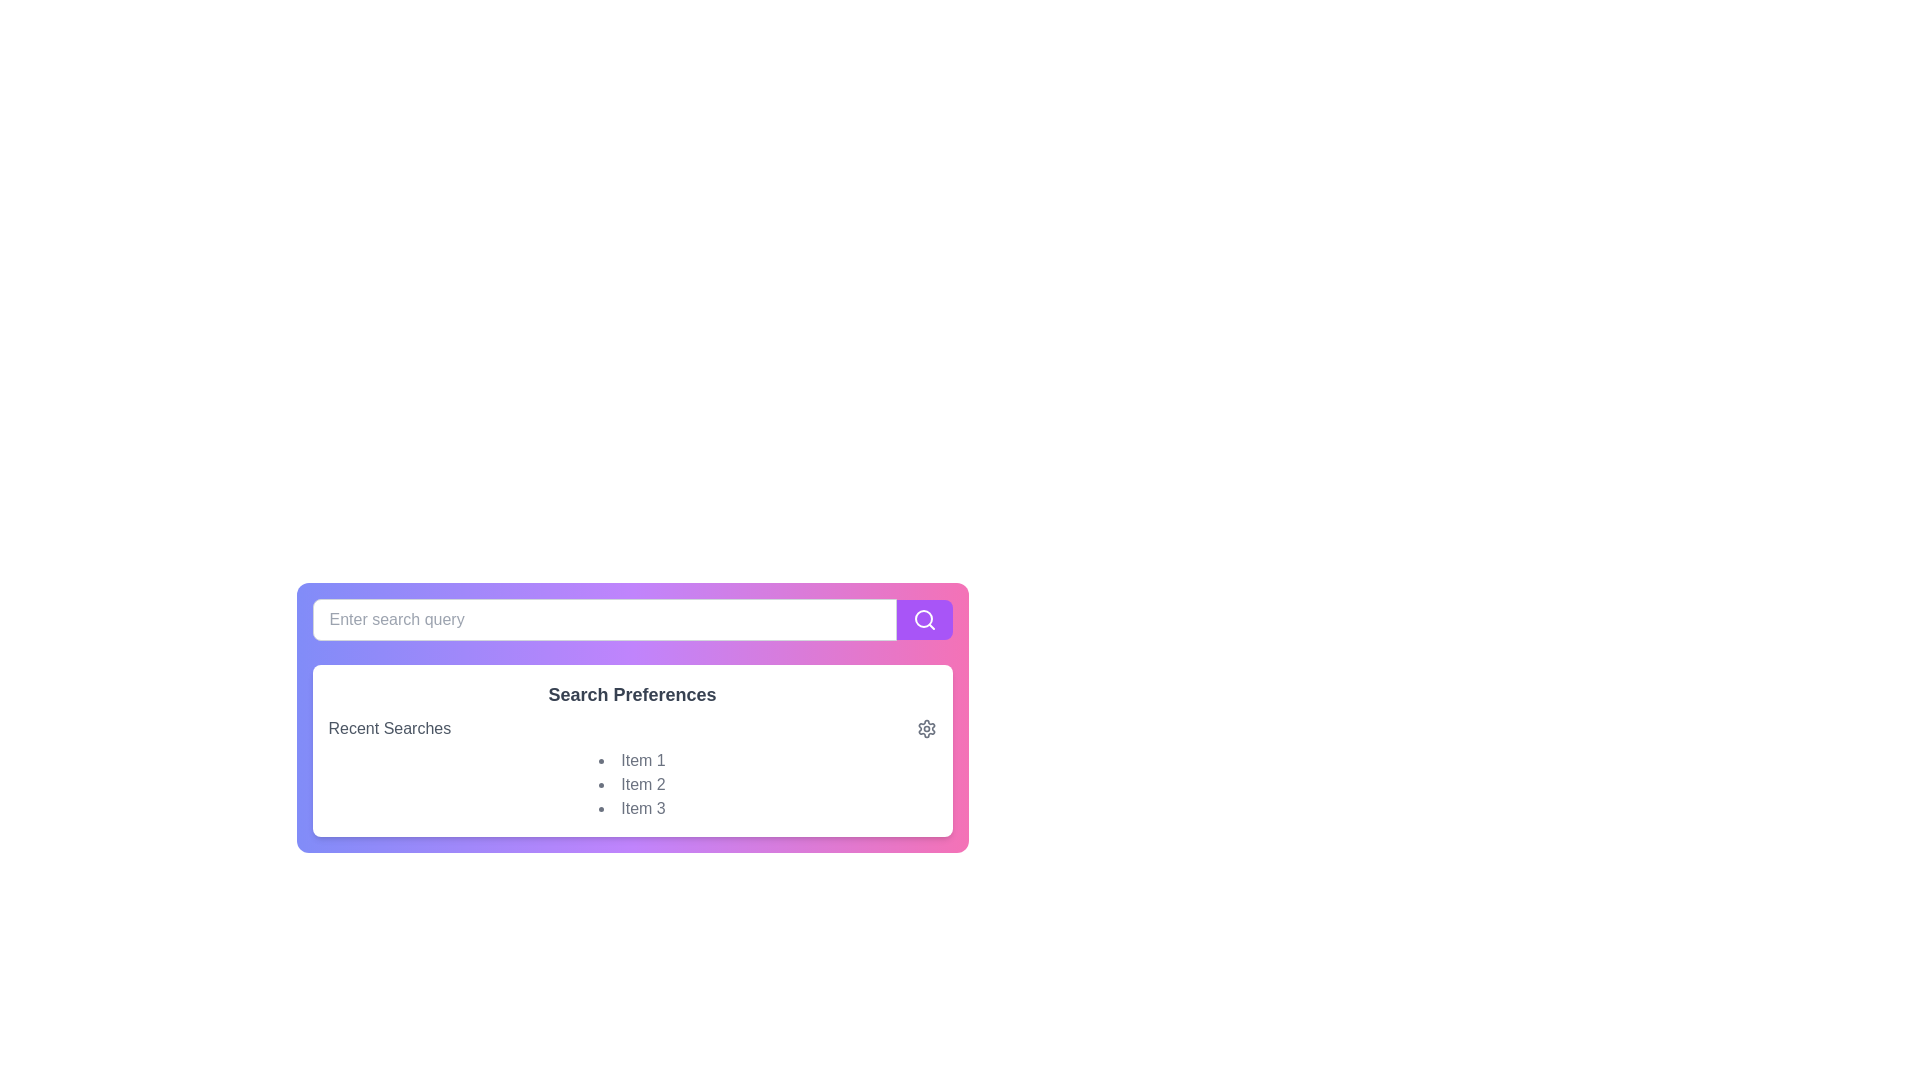 This screenshot has height=1080, width=1920. I want to click on the 'Search Preferences' text label, which is bold, large, gray, and serves as a header above 'Recent Searches', so click(631, 693).